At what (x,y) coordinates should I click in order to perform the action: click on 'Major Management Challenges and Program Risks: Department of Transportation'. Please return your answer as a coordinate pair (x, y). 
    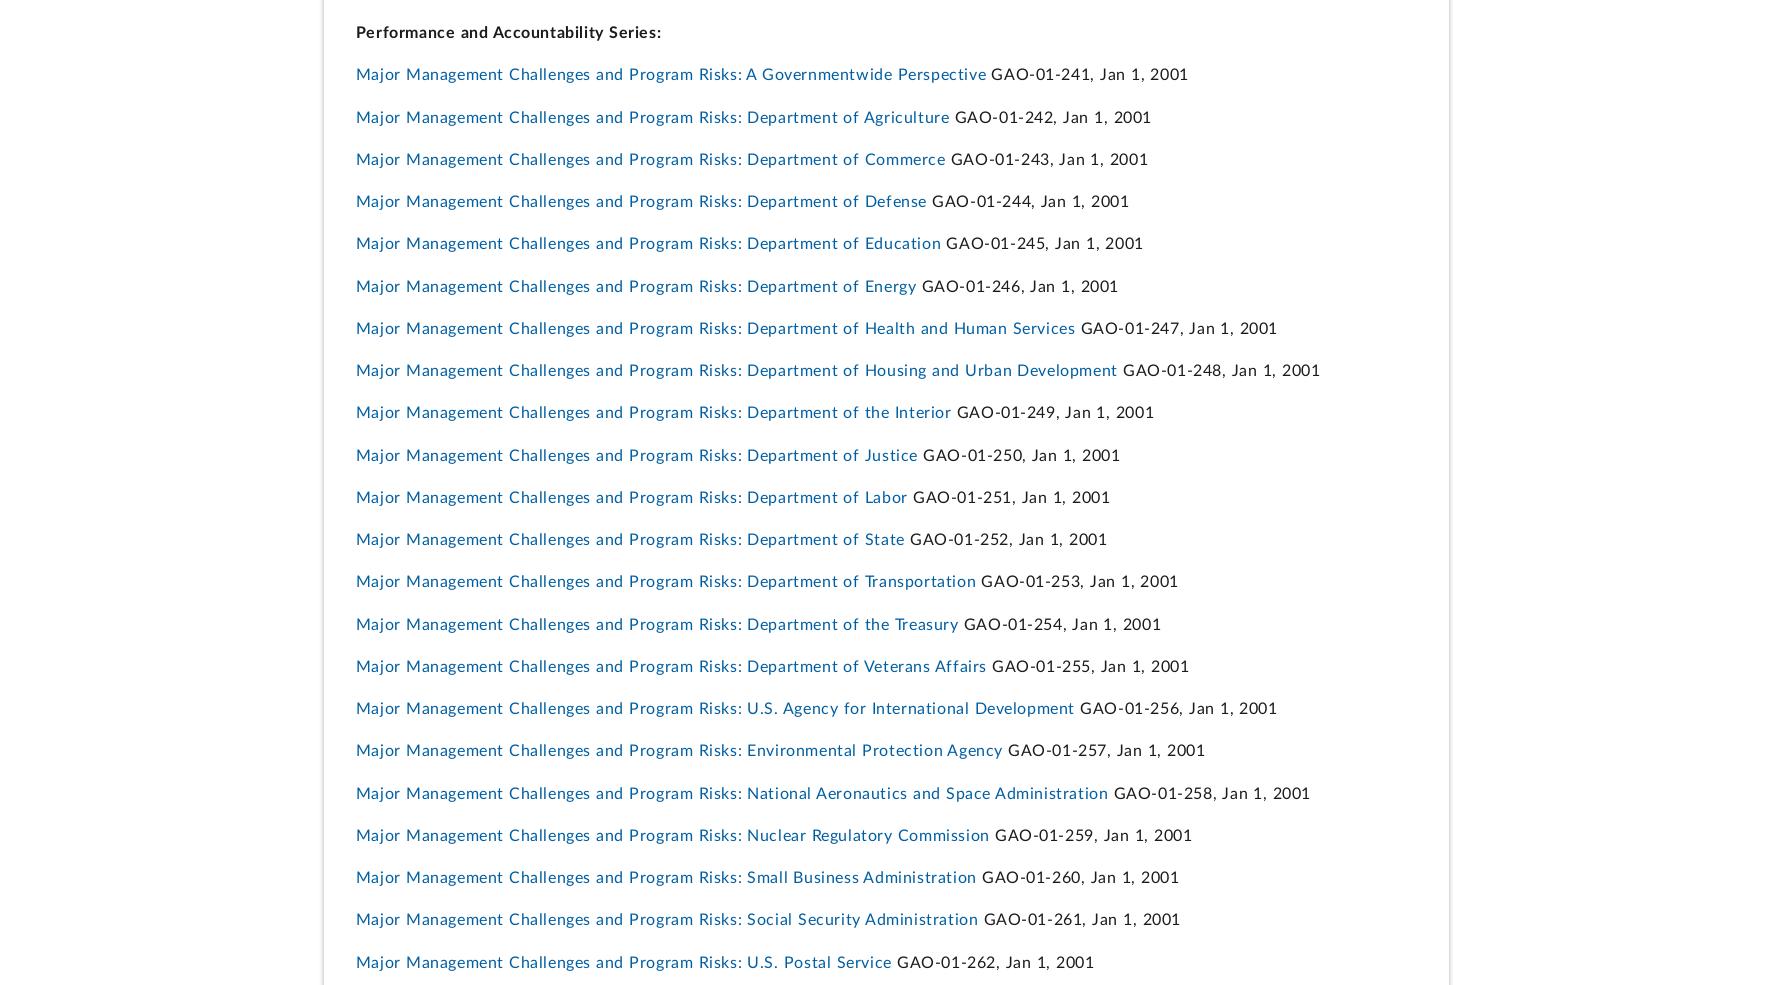
    Looking at the image, I should click on (664, 582).